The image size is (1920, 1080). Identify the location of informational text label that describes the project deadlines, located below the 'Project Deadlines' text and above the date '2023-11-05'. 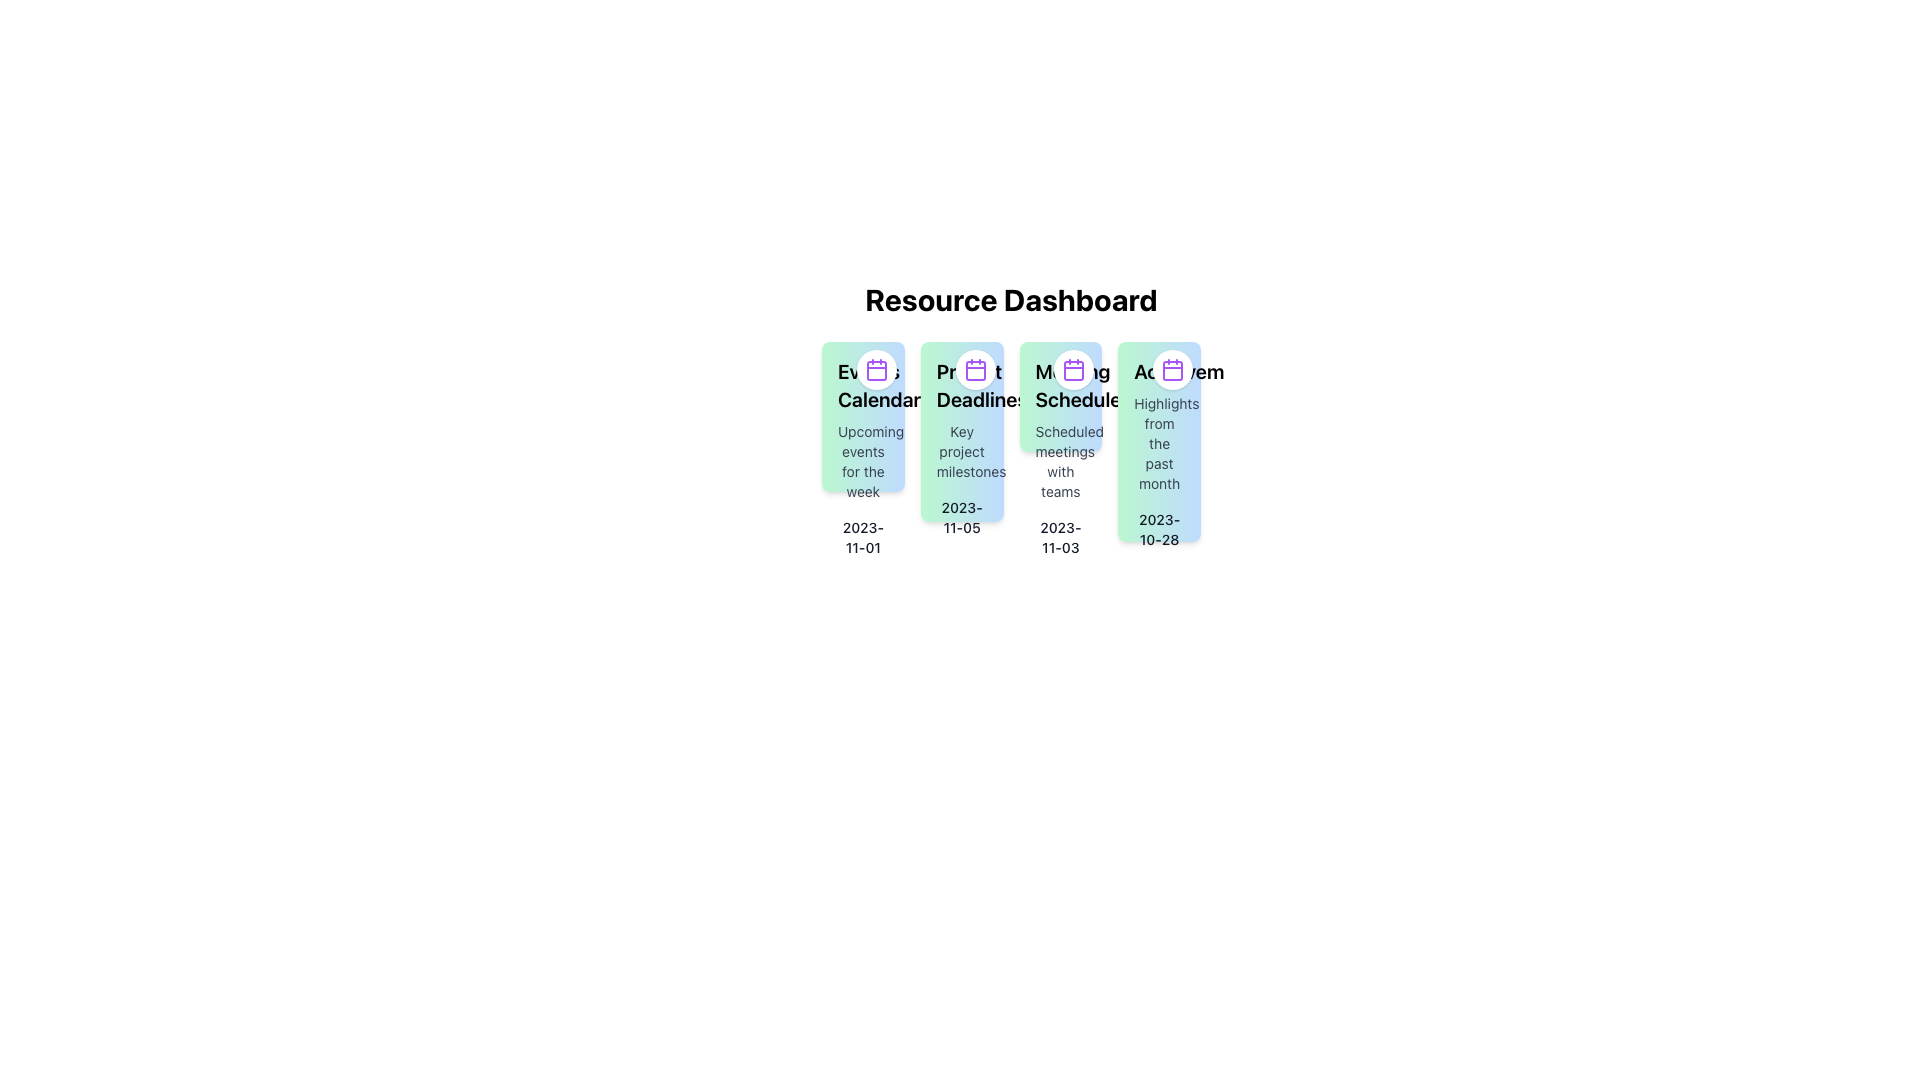
(962, 451).